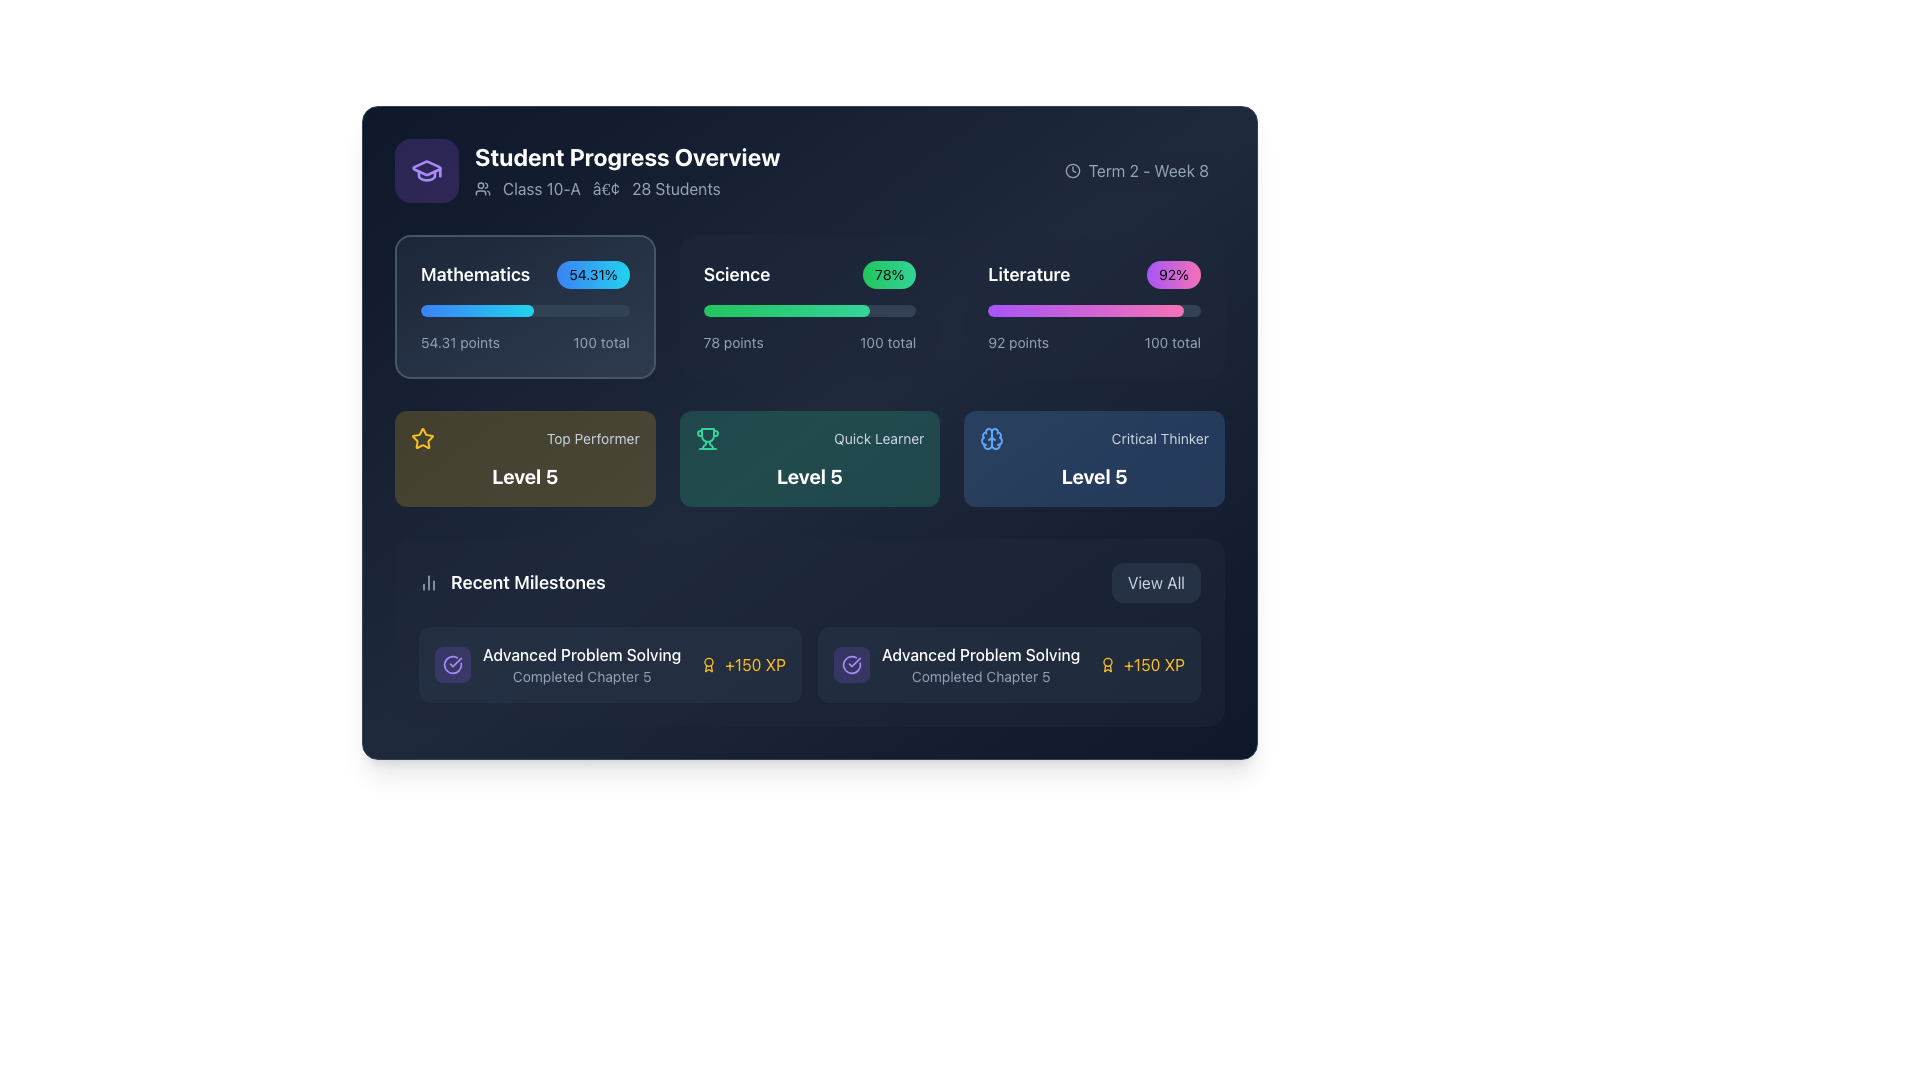 This screenshot has width=1920, height=1080. Describe the element at coordinates (1172, 342) in the screenshot. I see `the informational Text Label displaying the total score context for the 'Literature' progress bar, located to the right of the '92 points' label` at that location.